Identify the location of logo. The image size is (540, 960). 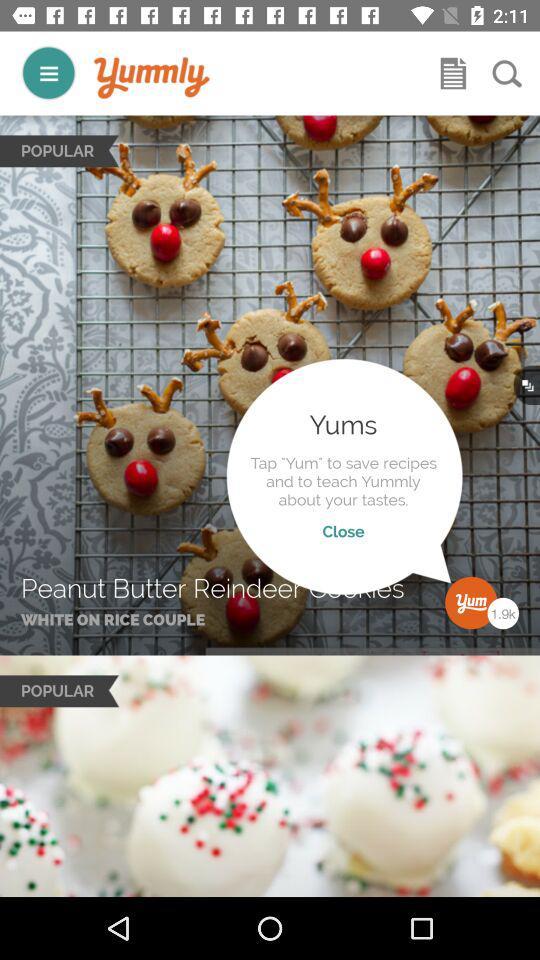
(151, 78).